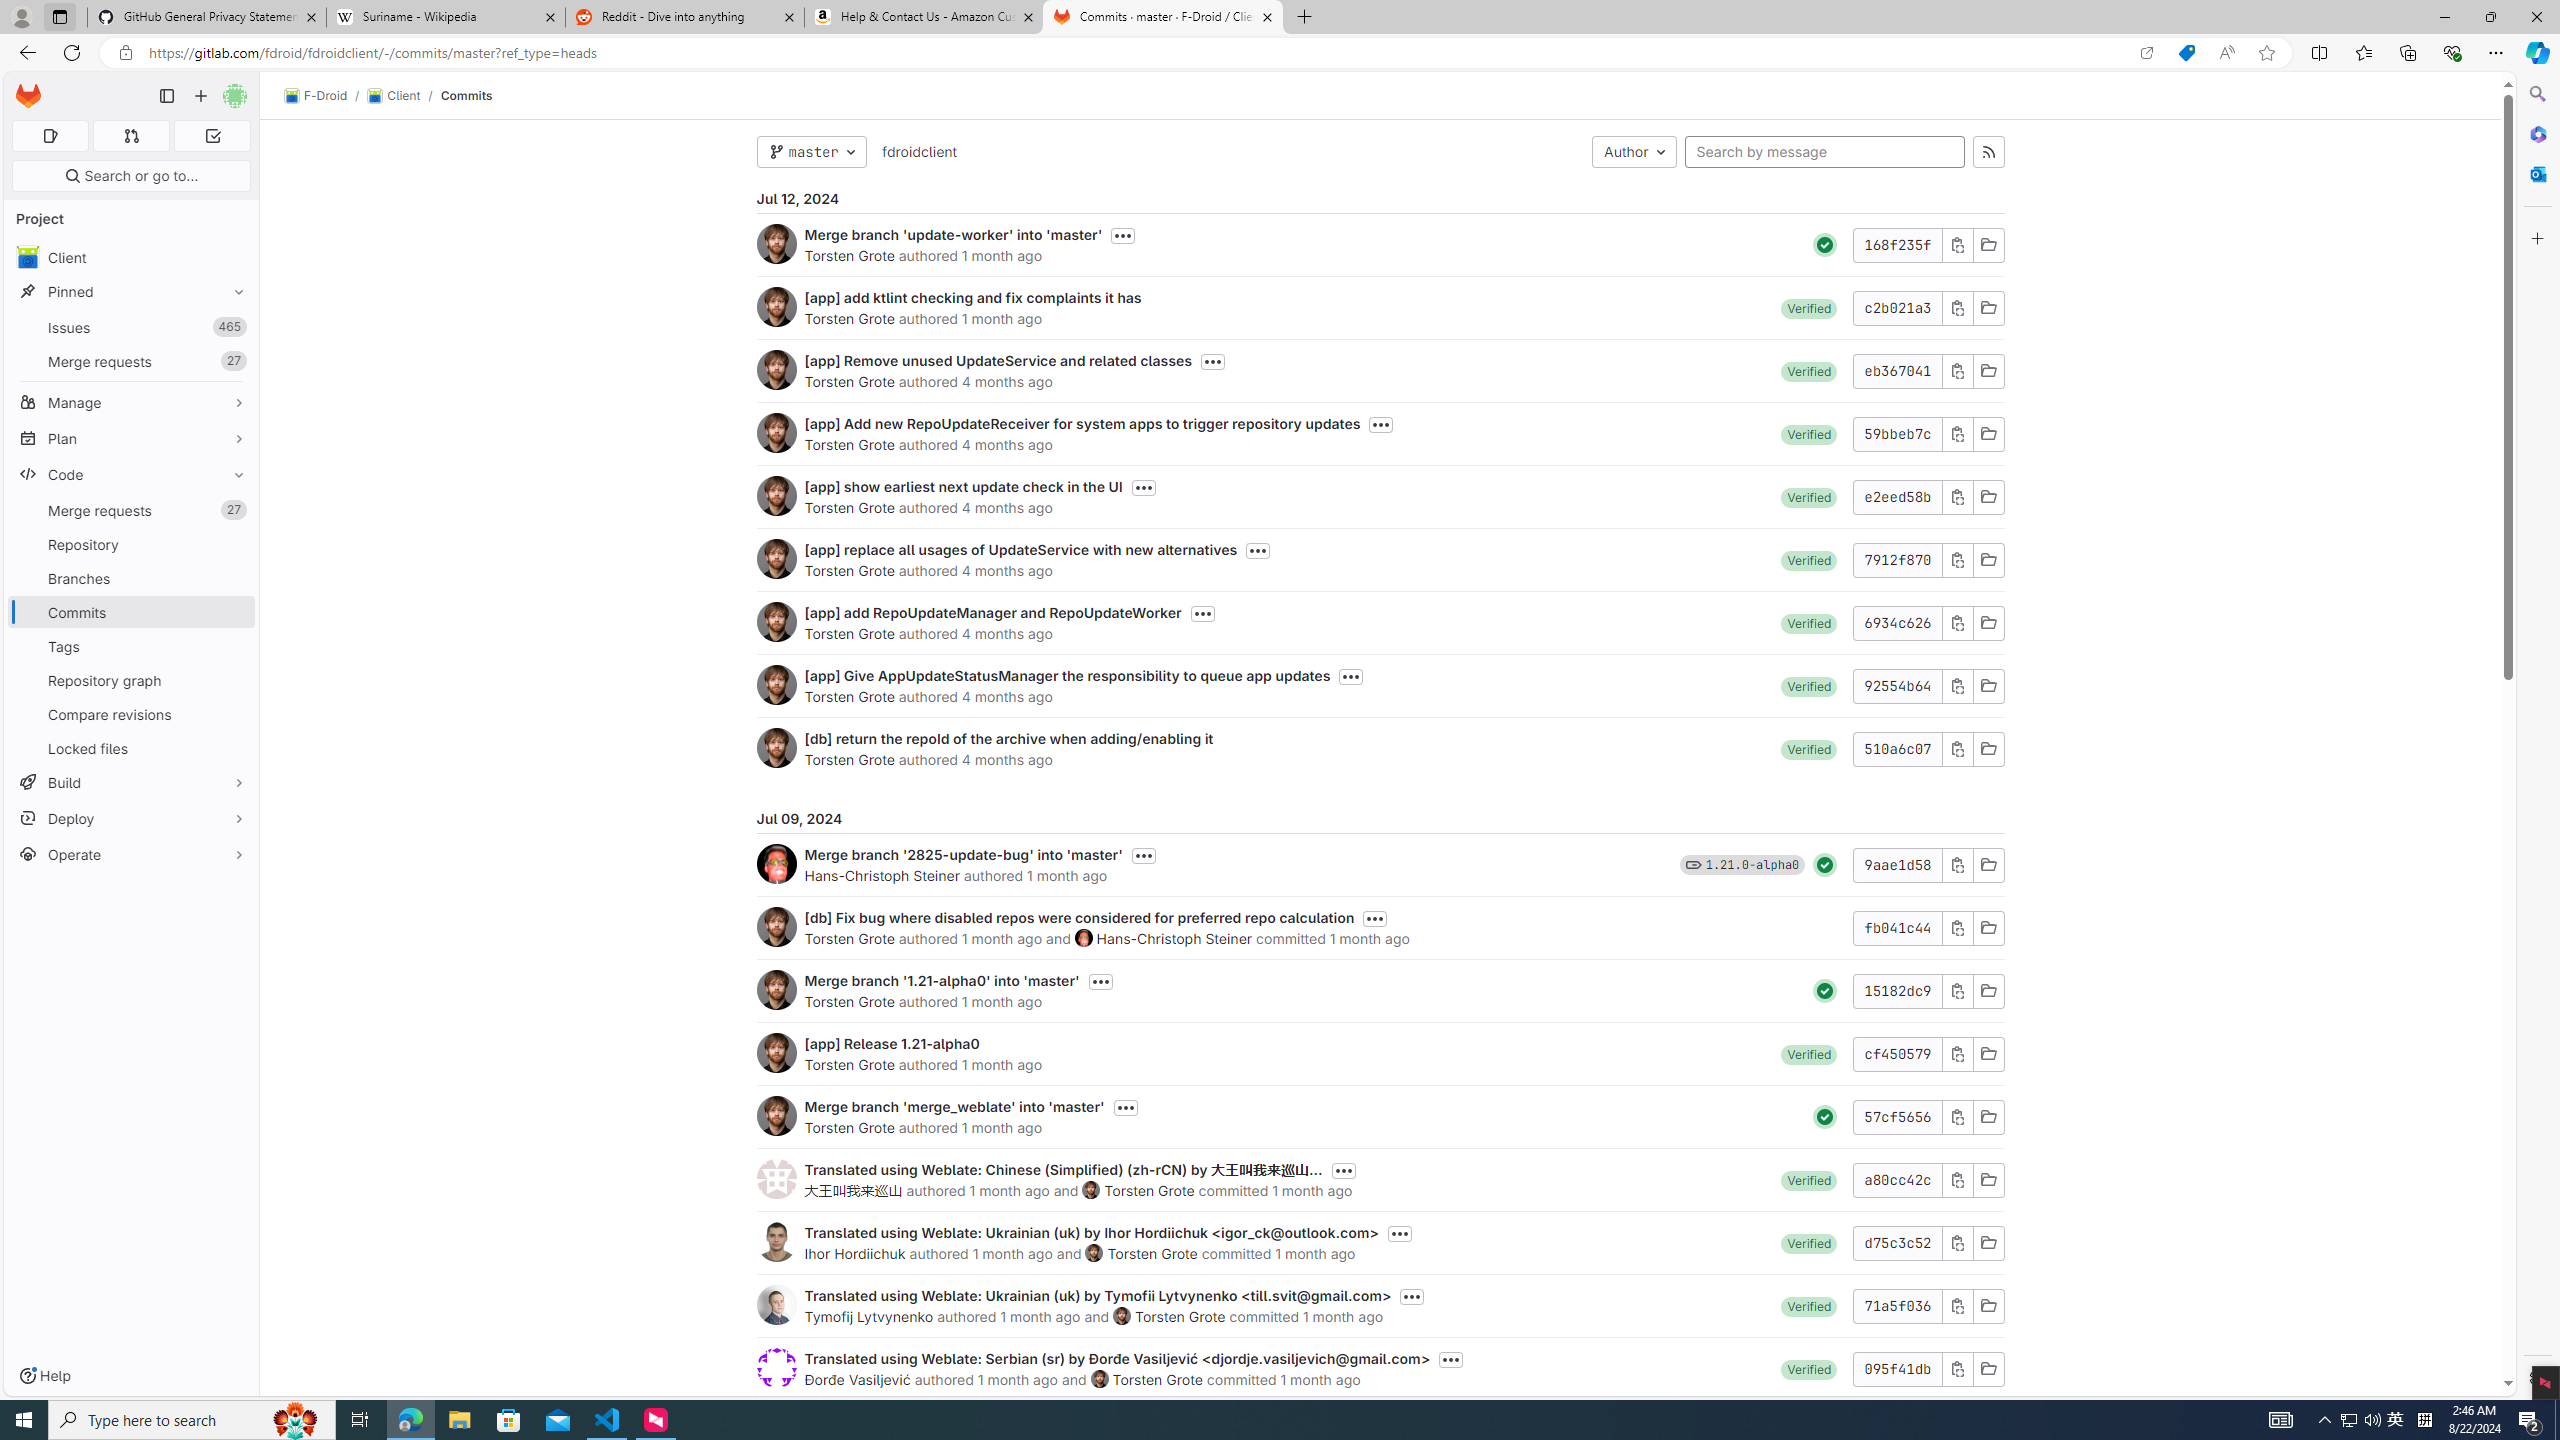 This screenshot has width=2560, height=1440. What do you see at coordinates (326, 95) in the screenshot?
I see `'F-Droid/'` at bounding box center [326, 95].